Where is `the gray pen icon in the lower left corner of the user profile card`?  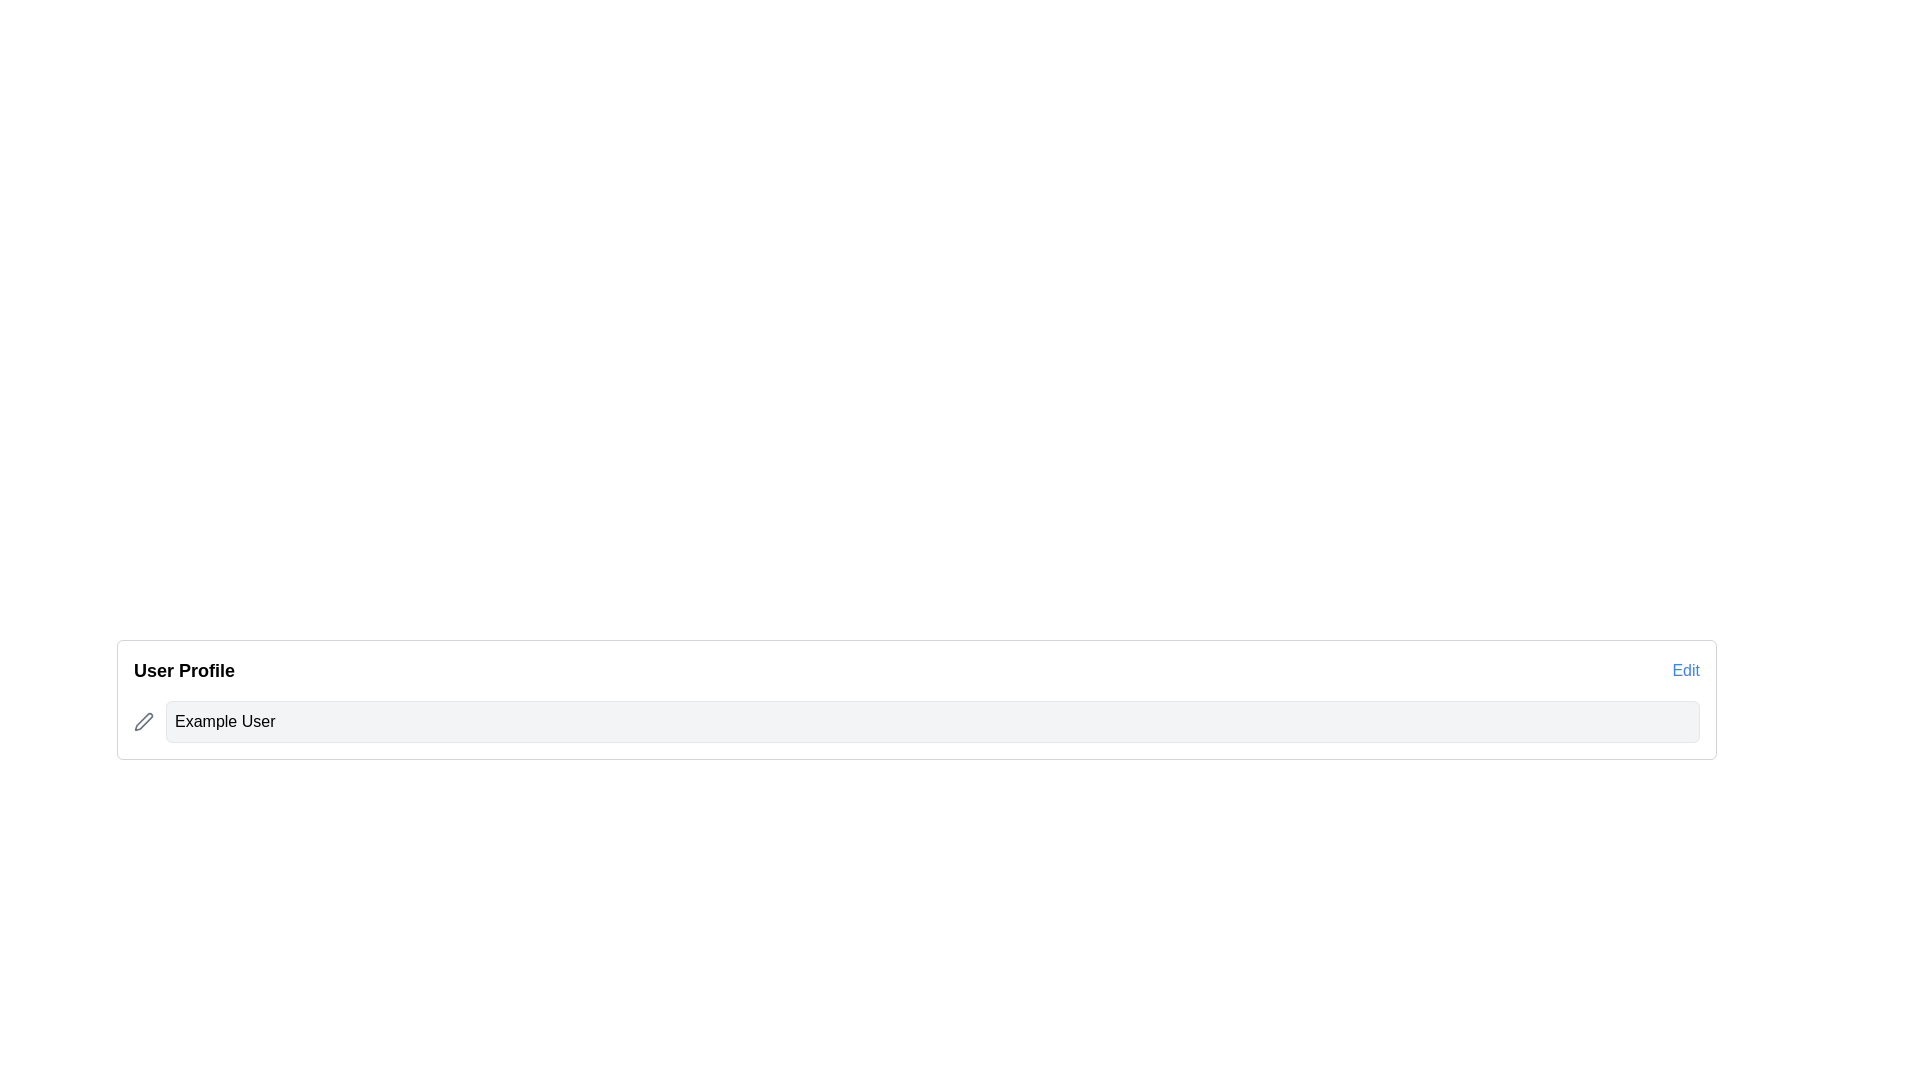 the gray pen icon in the lower left corner of the user profile card is located at coordinates (143, 721).